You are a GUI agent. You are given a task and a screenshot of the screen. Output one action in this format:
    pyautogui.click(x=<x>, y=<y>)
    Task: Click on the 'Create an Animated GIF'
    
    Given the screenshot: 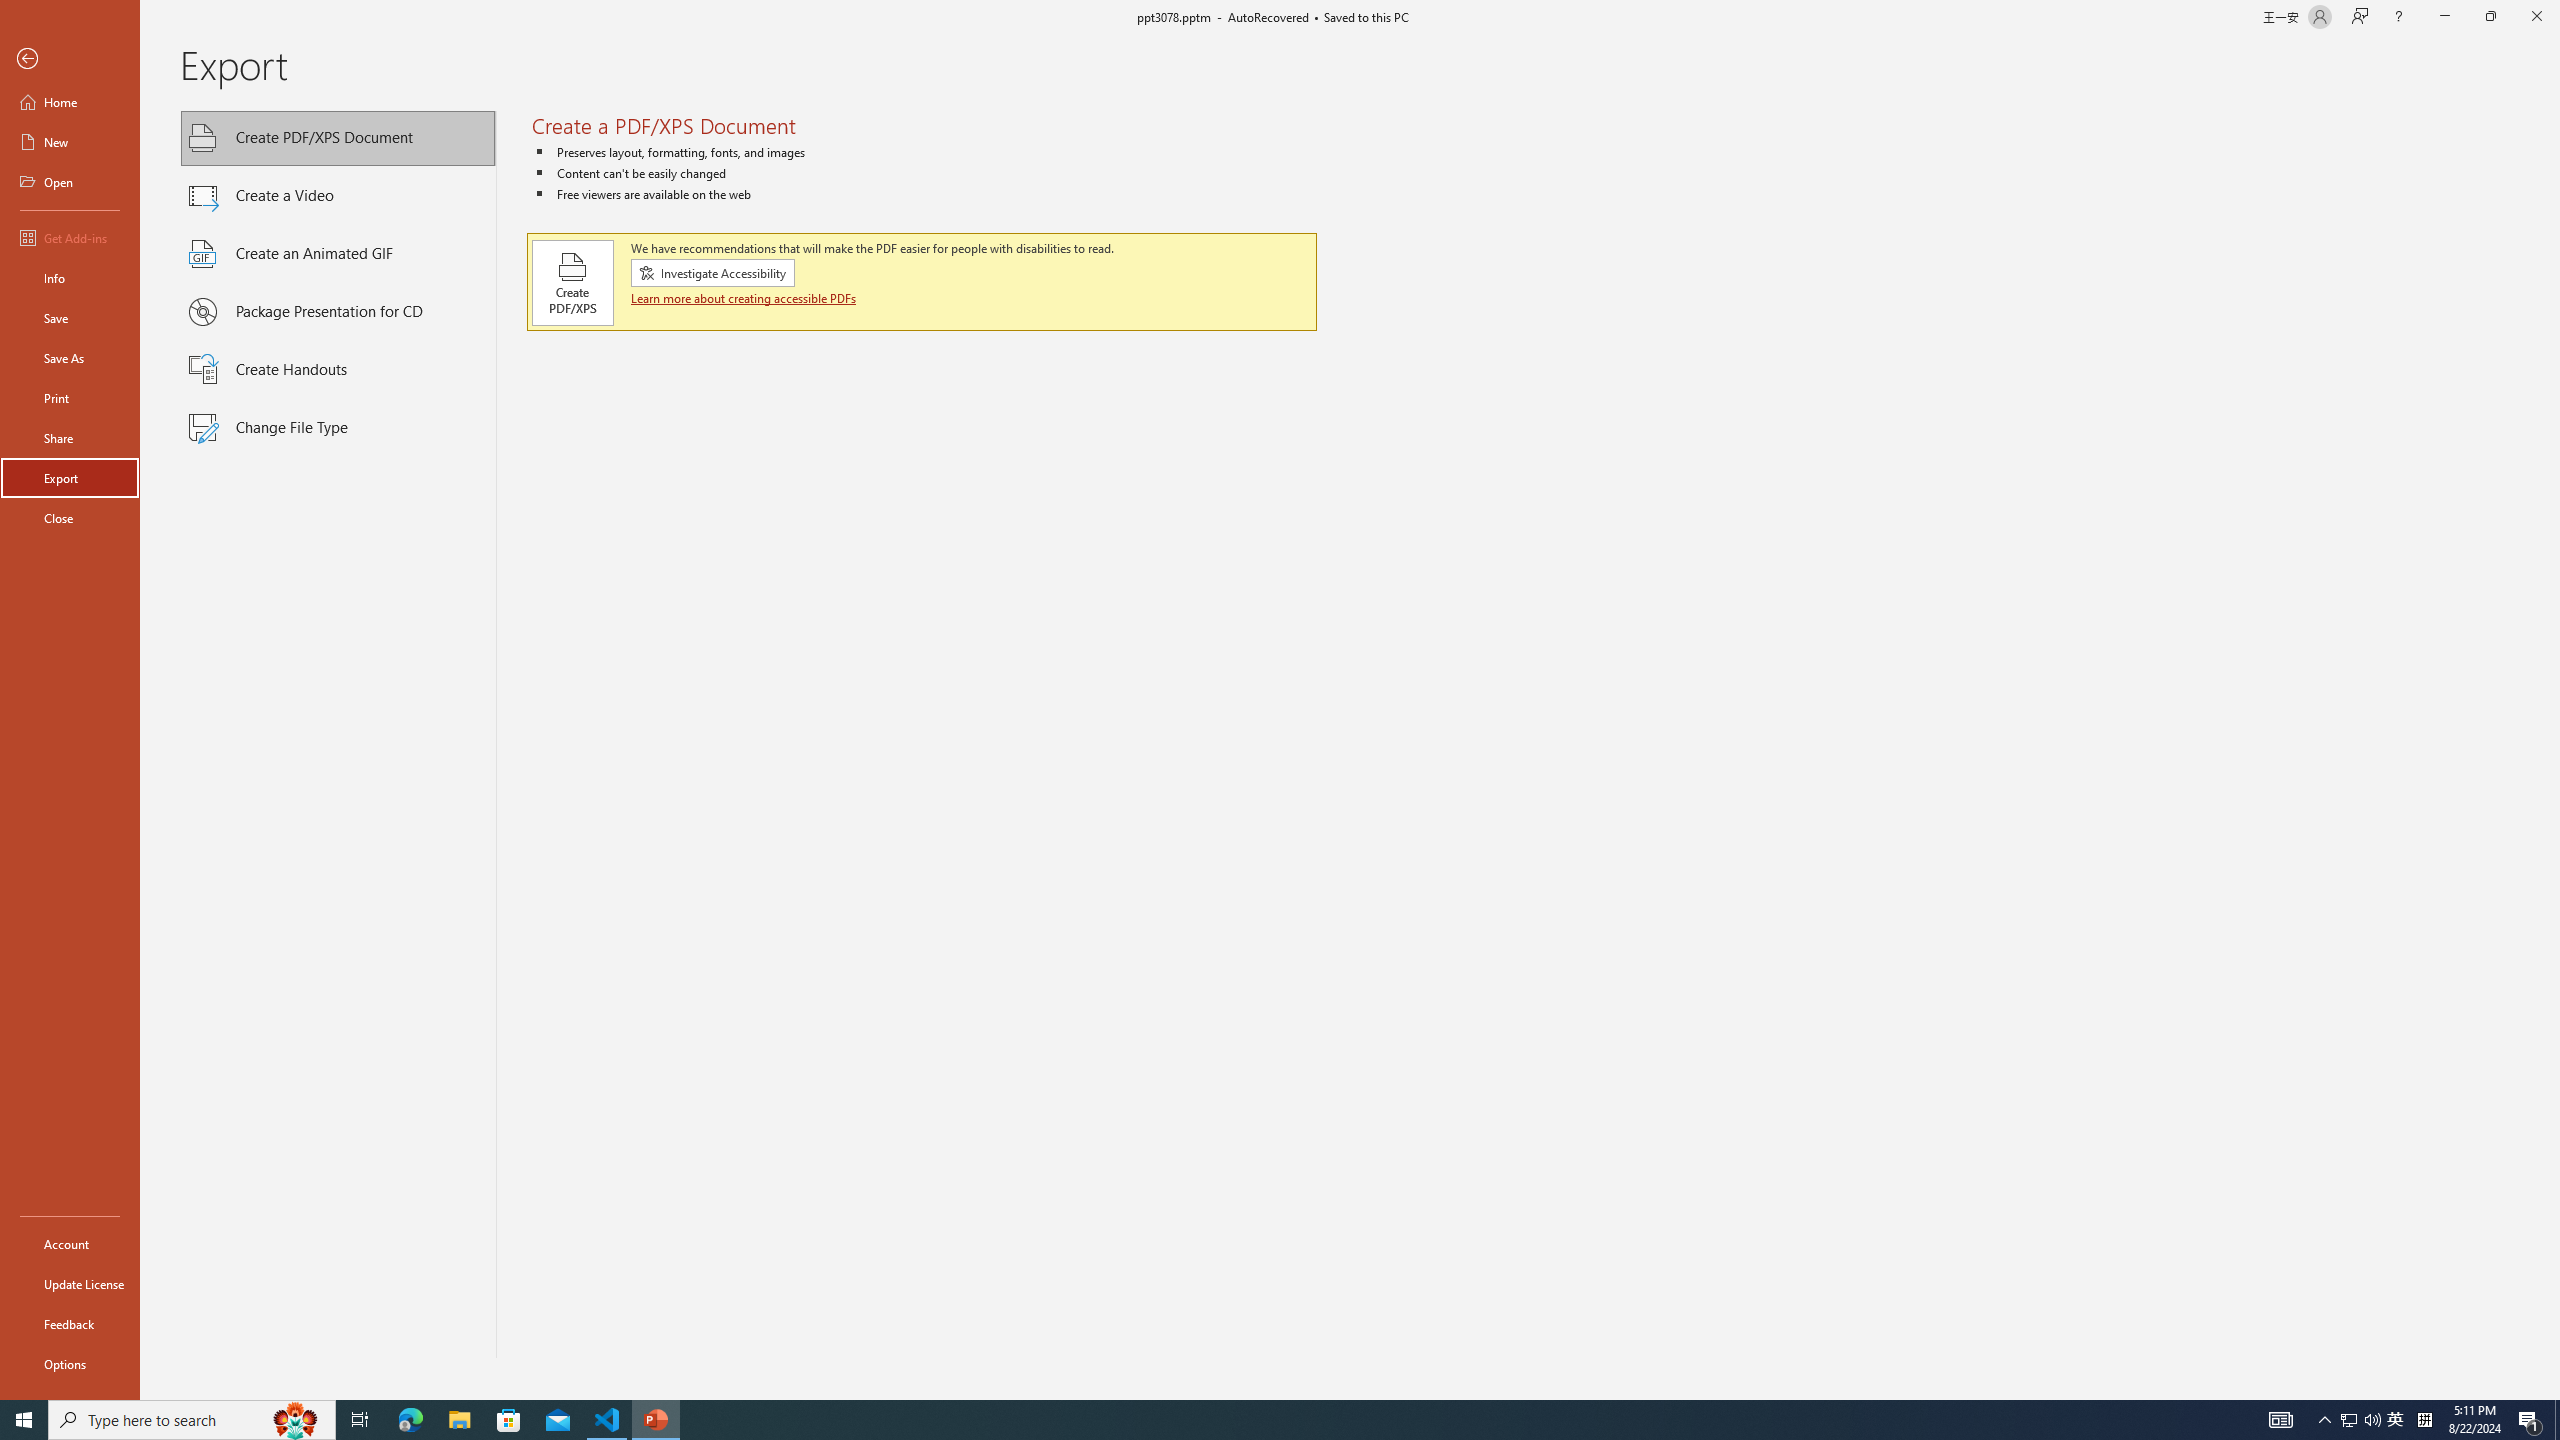 What is the action you would take?
    pyautogui.click(x=338, y=253)
    